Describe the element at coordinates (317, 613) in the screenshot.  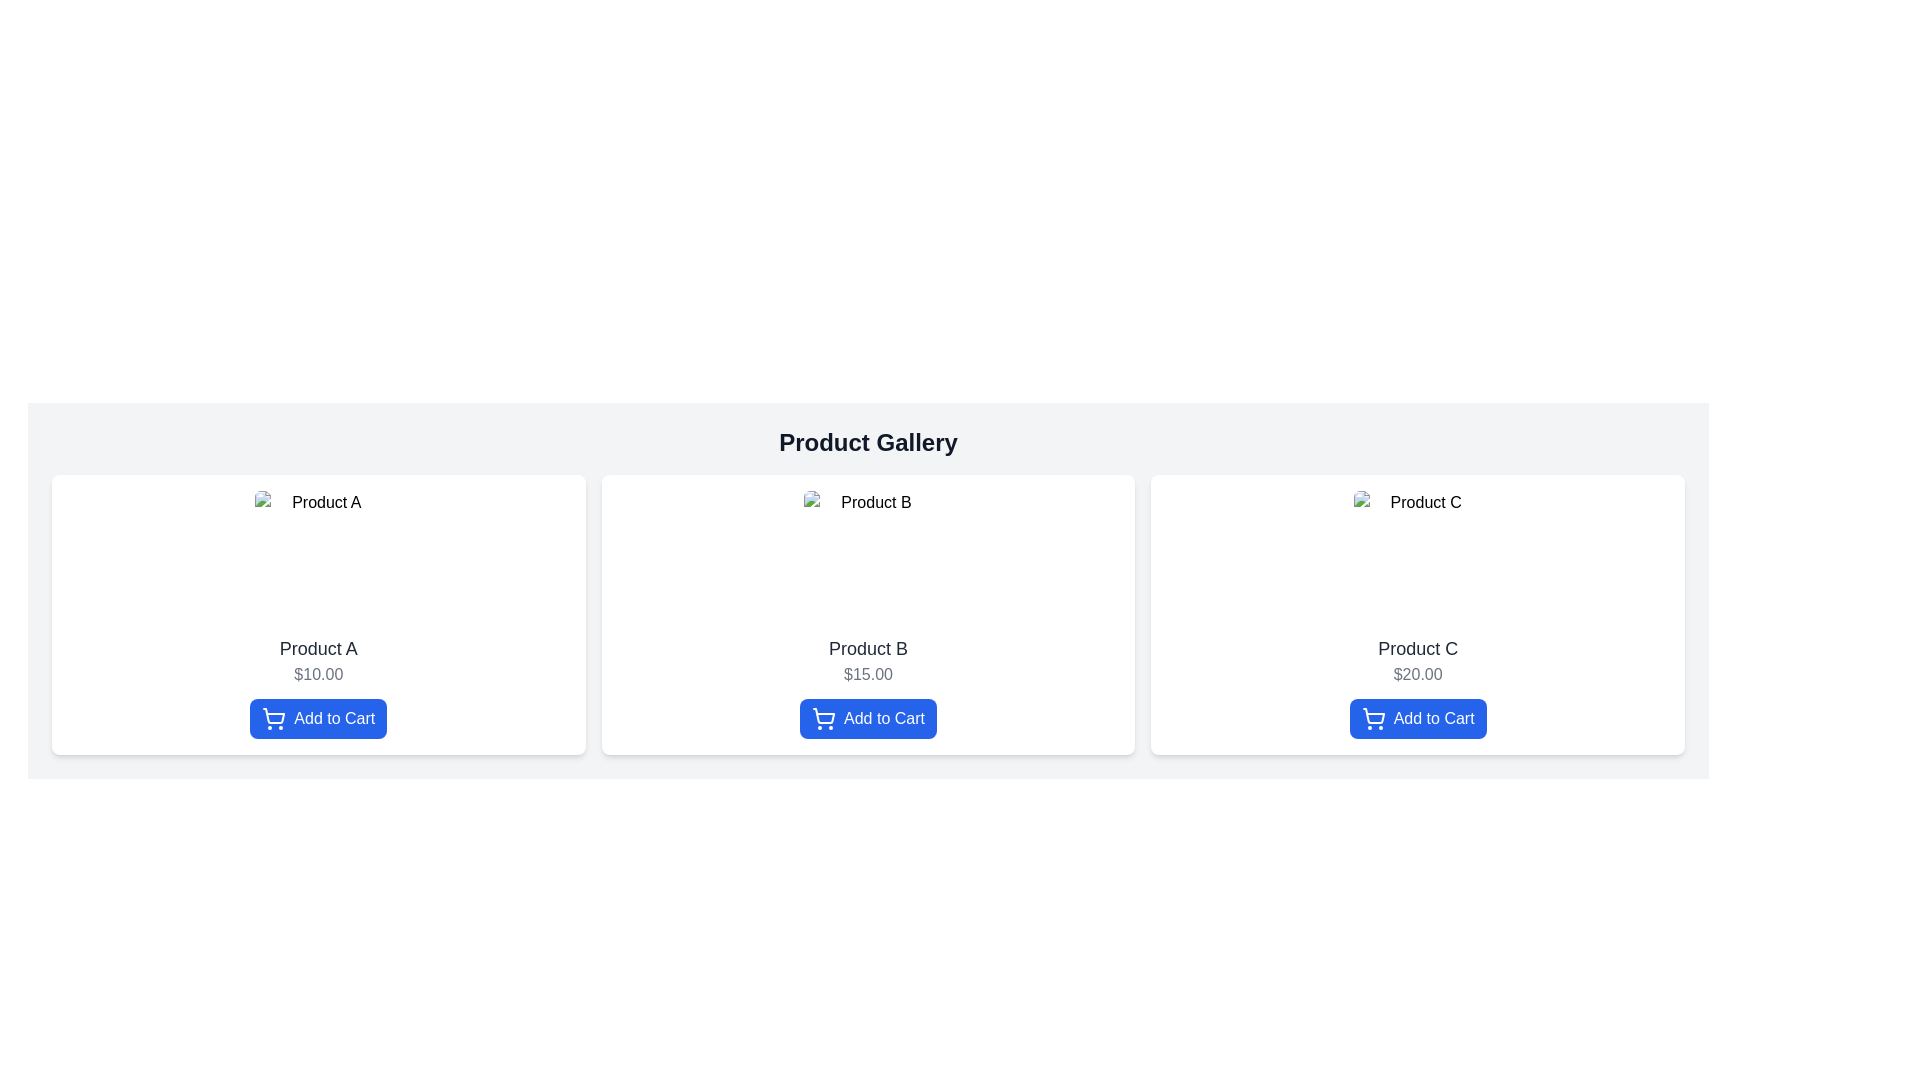
I see `image placeholder for 'Product A' located in the top-left corner of the product card grid` at that location.